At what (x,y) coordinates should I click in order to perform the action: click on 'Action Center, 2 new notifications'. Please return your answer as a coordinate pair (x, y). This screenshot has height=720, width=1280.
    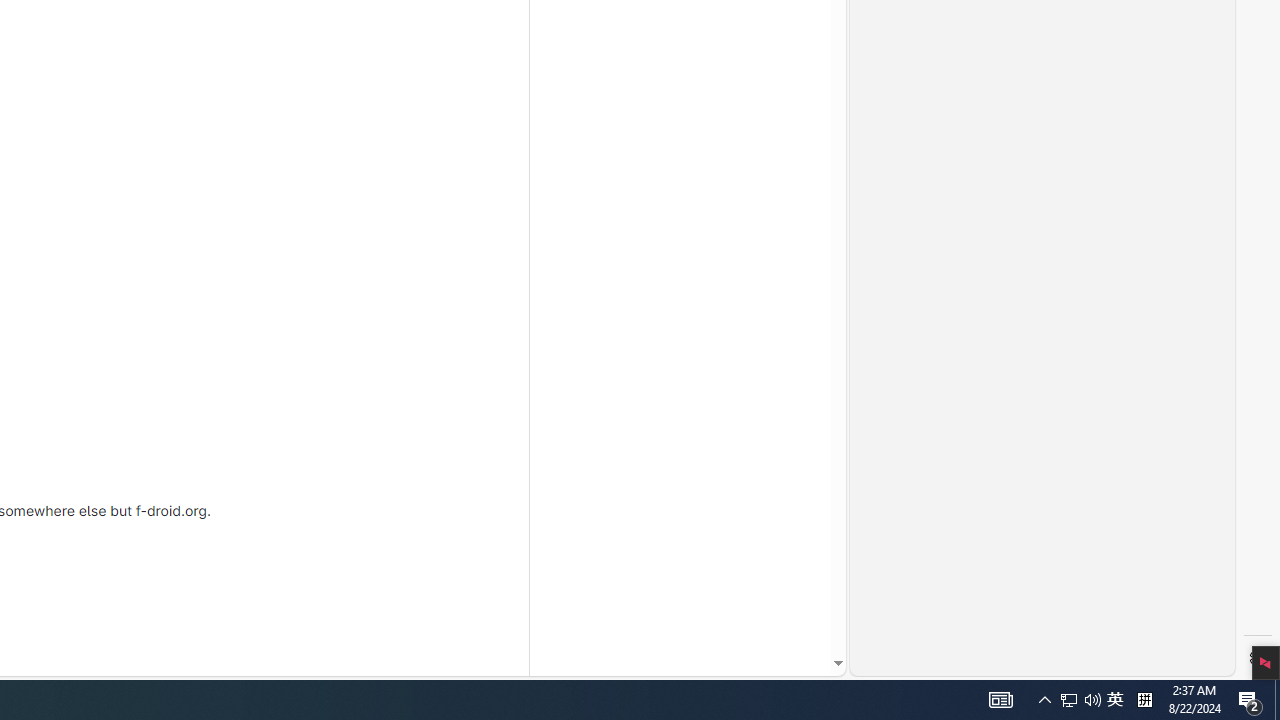
    Looking at the image, I should click on (1250, 698).